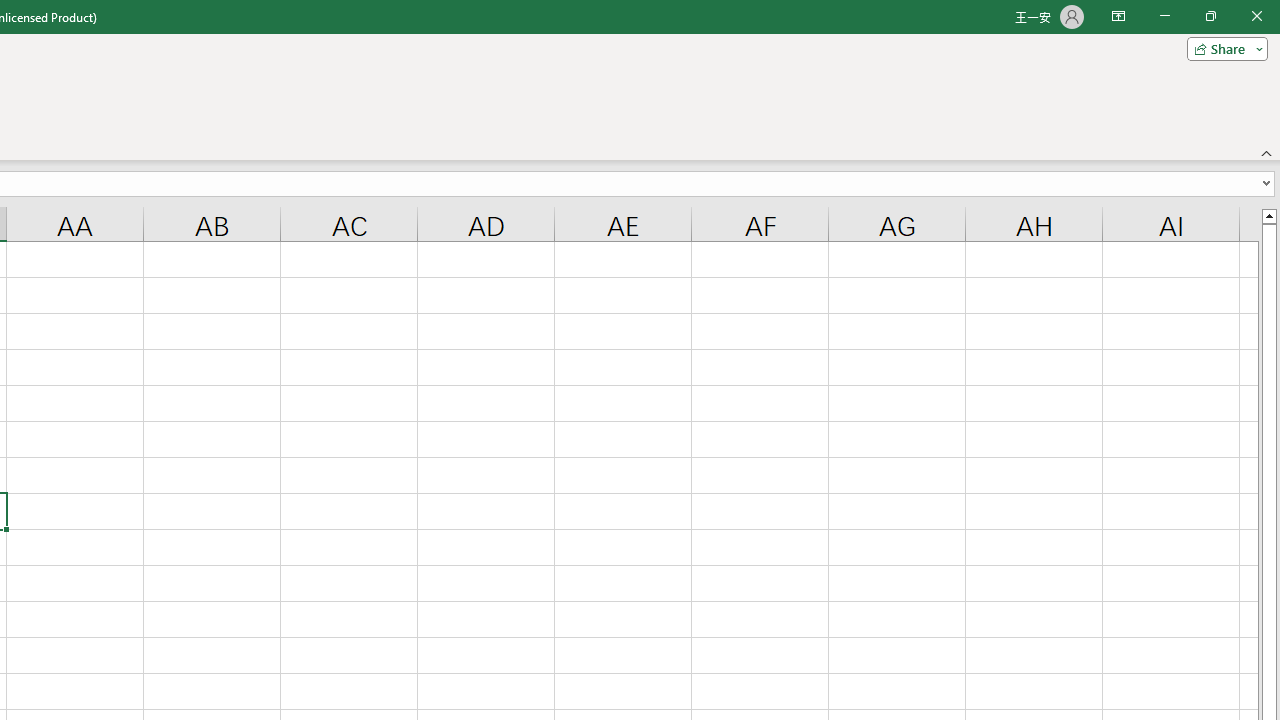  I want to click on 'Share', so click(1222, 47).